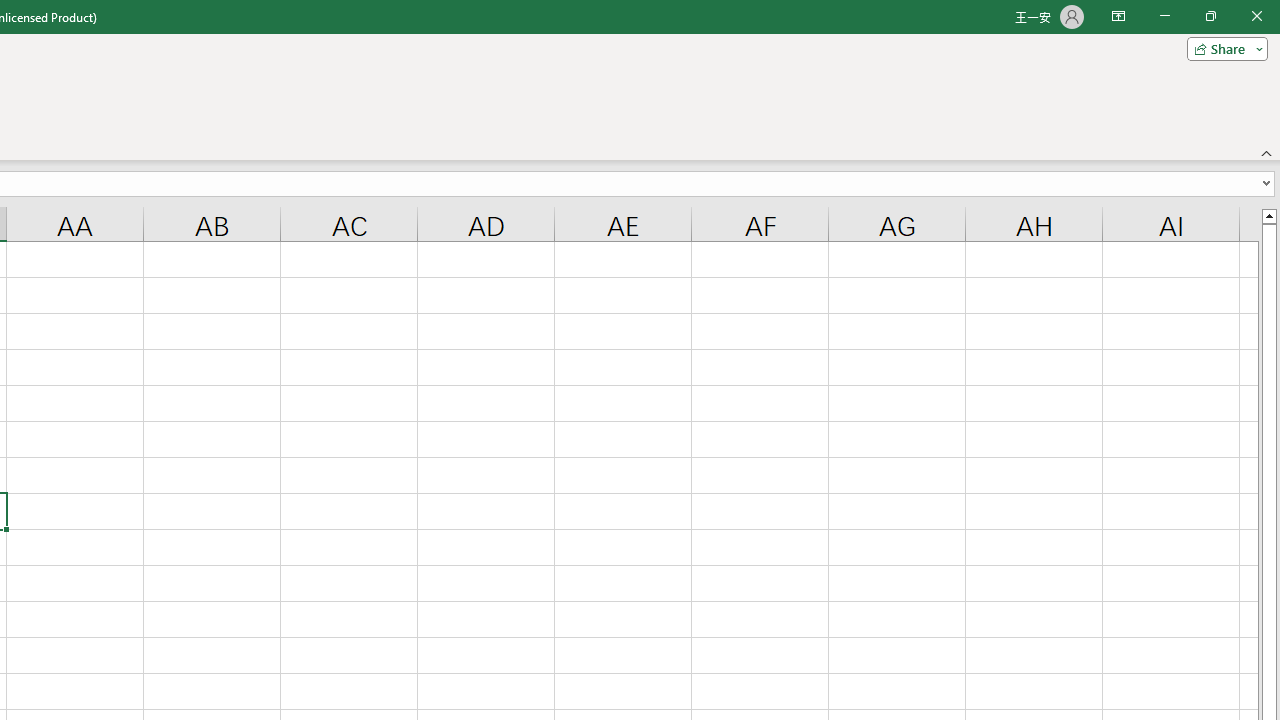  I want to click on 'Share', so click(1222, 47).